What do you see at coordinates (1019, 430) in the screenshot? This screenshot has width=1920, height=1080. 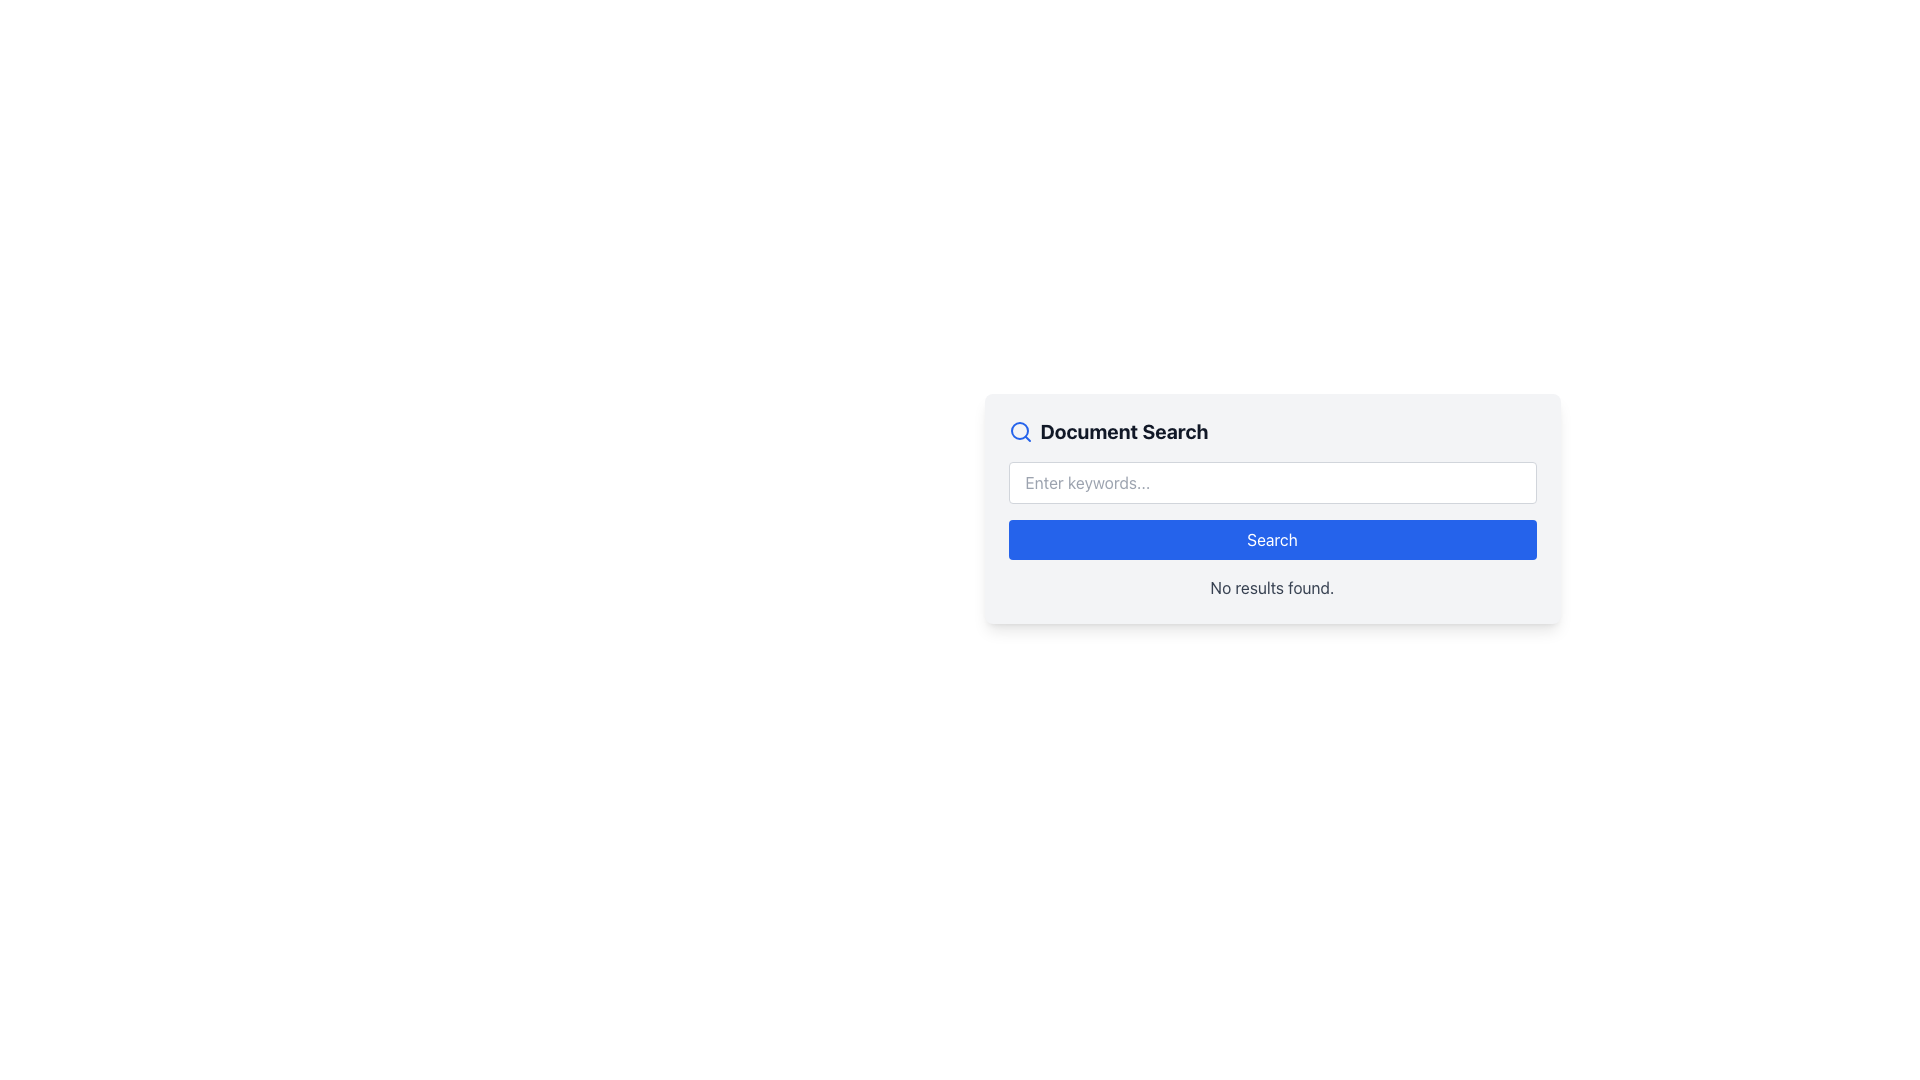 I see `the circular graphical element that represents the search functionality of the interface, located inside a larger magnifying glass graphic, to the left of the 'Document Search' title` at bounding box center [1019, 430].